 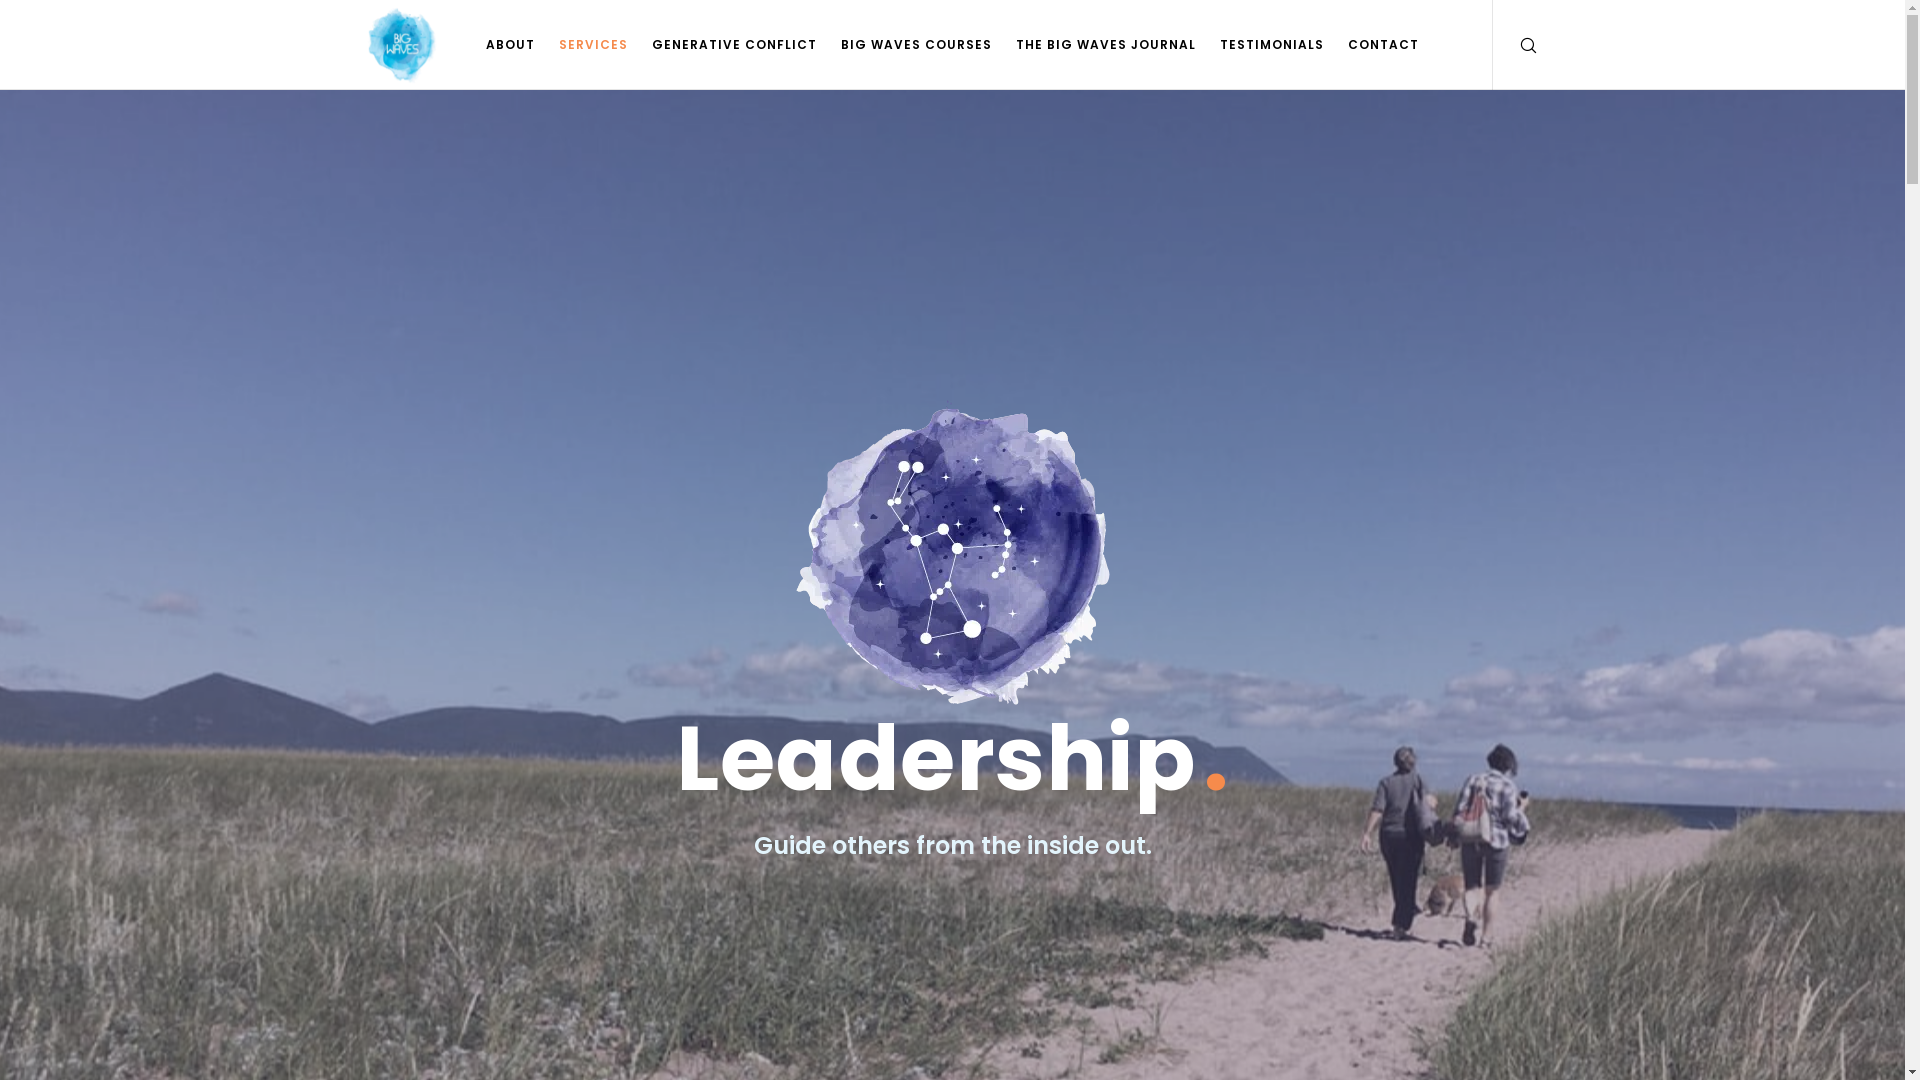 What do you see at coordinates (1335, 45) in the screenshot?
I see `'CONTACT'` at bounding box center [1335, 45].